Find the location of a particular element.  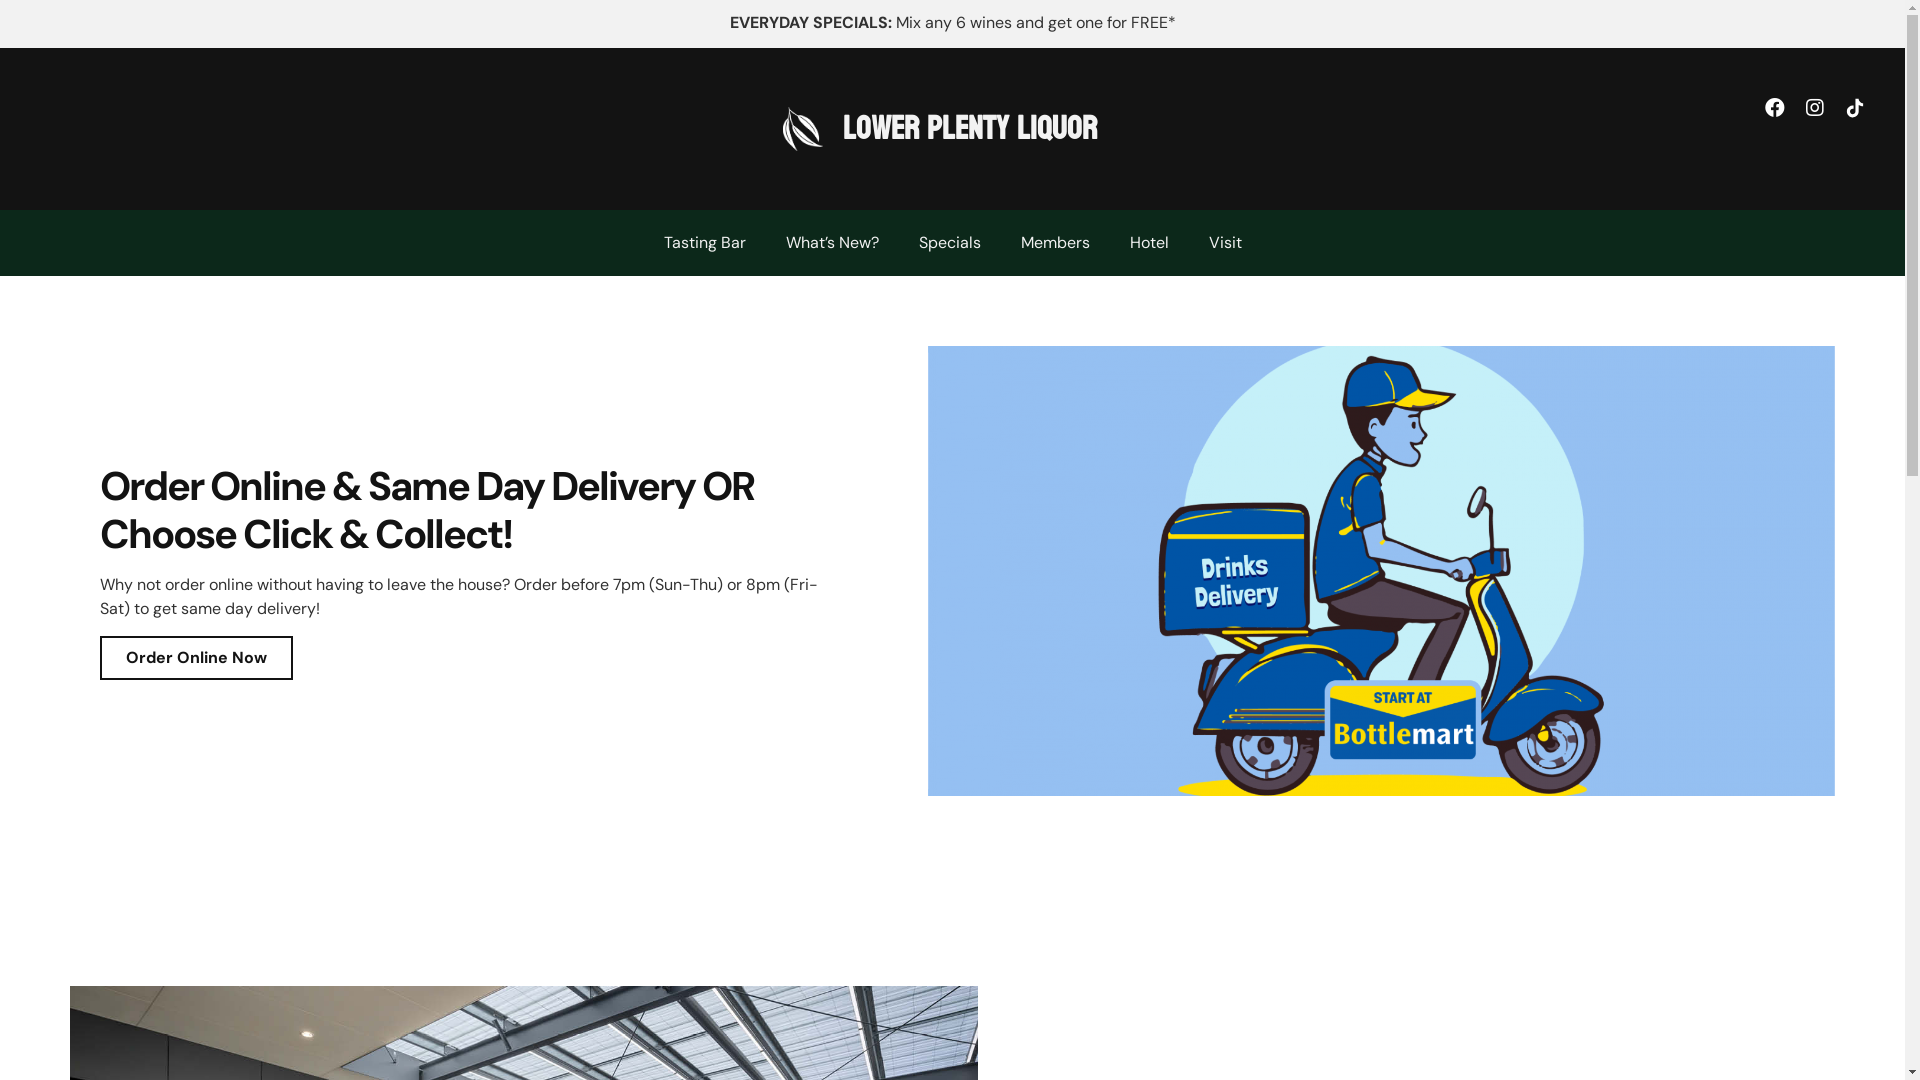

'Hotel' is located at coordinates (1149, 242).